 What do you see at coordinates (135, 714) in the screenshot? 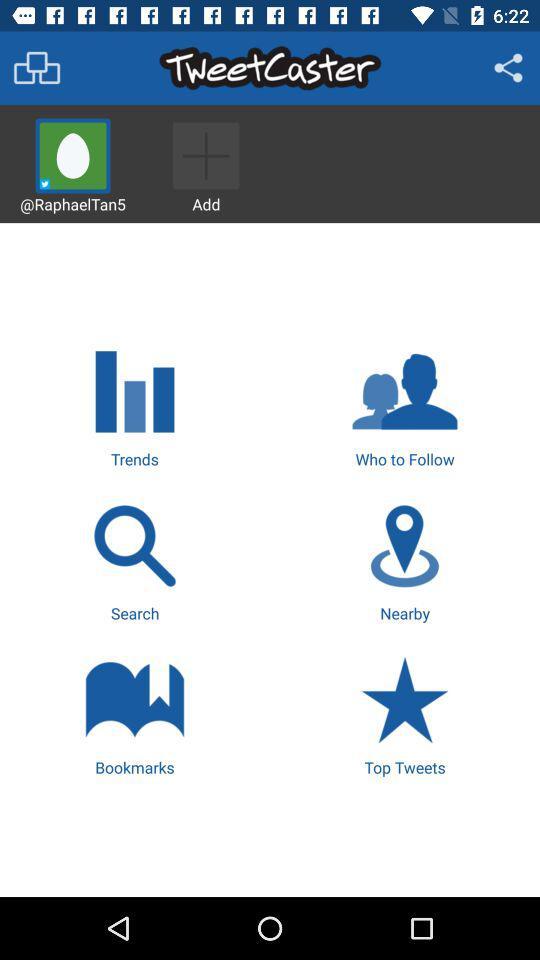
I see `bookmarks icon` at bounding box center [135, 714].